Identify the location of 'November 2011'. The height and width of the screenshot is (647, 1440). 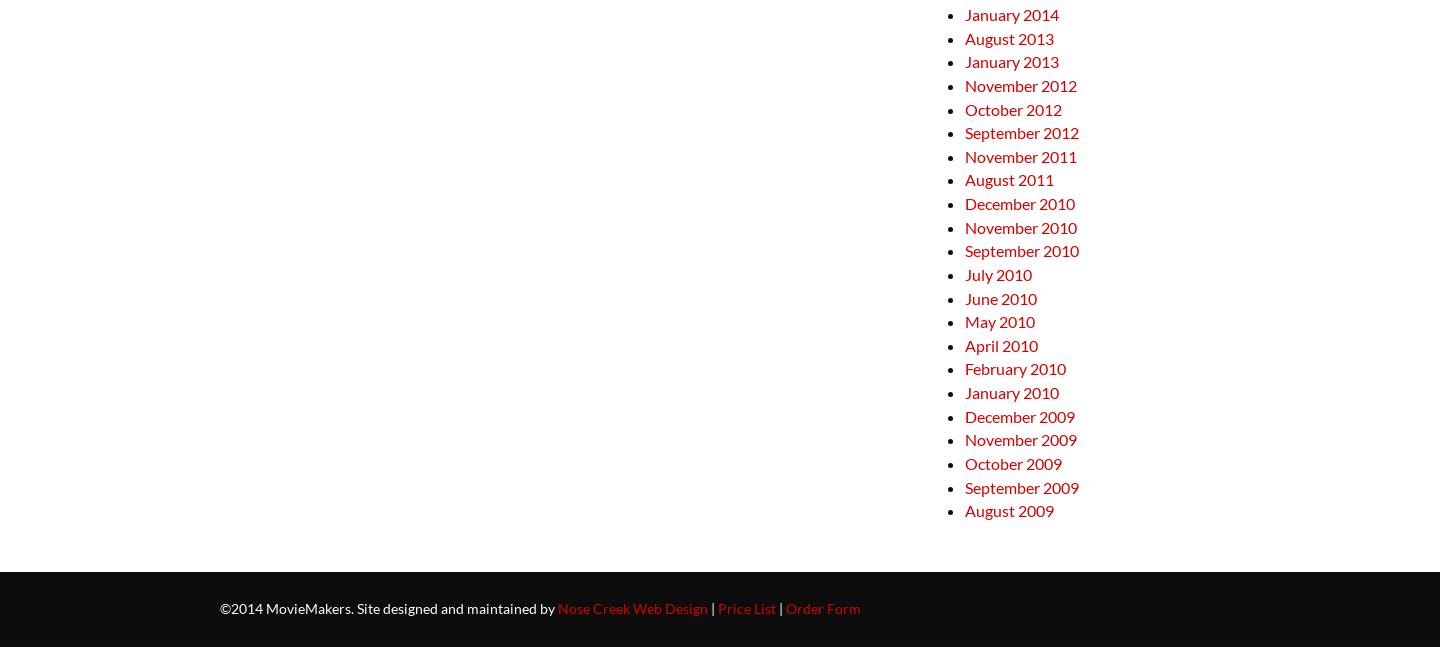
(1019, 155).